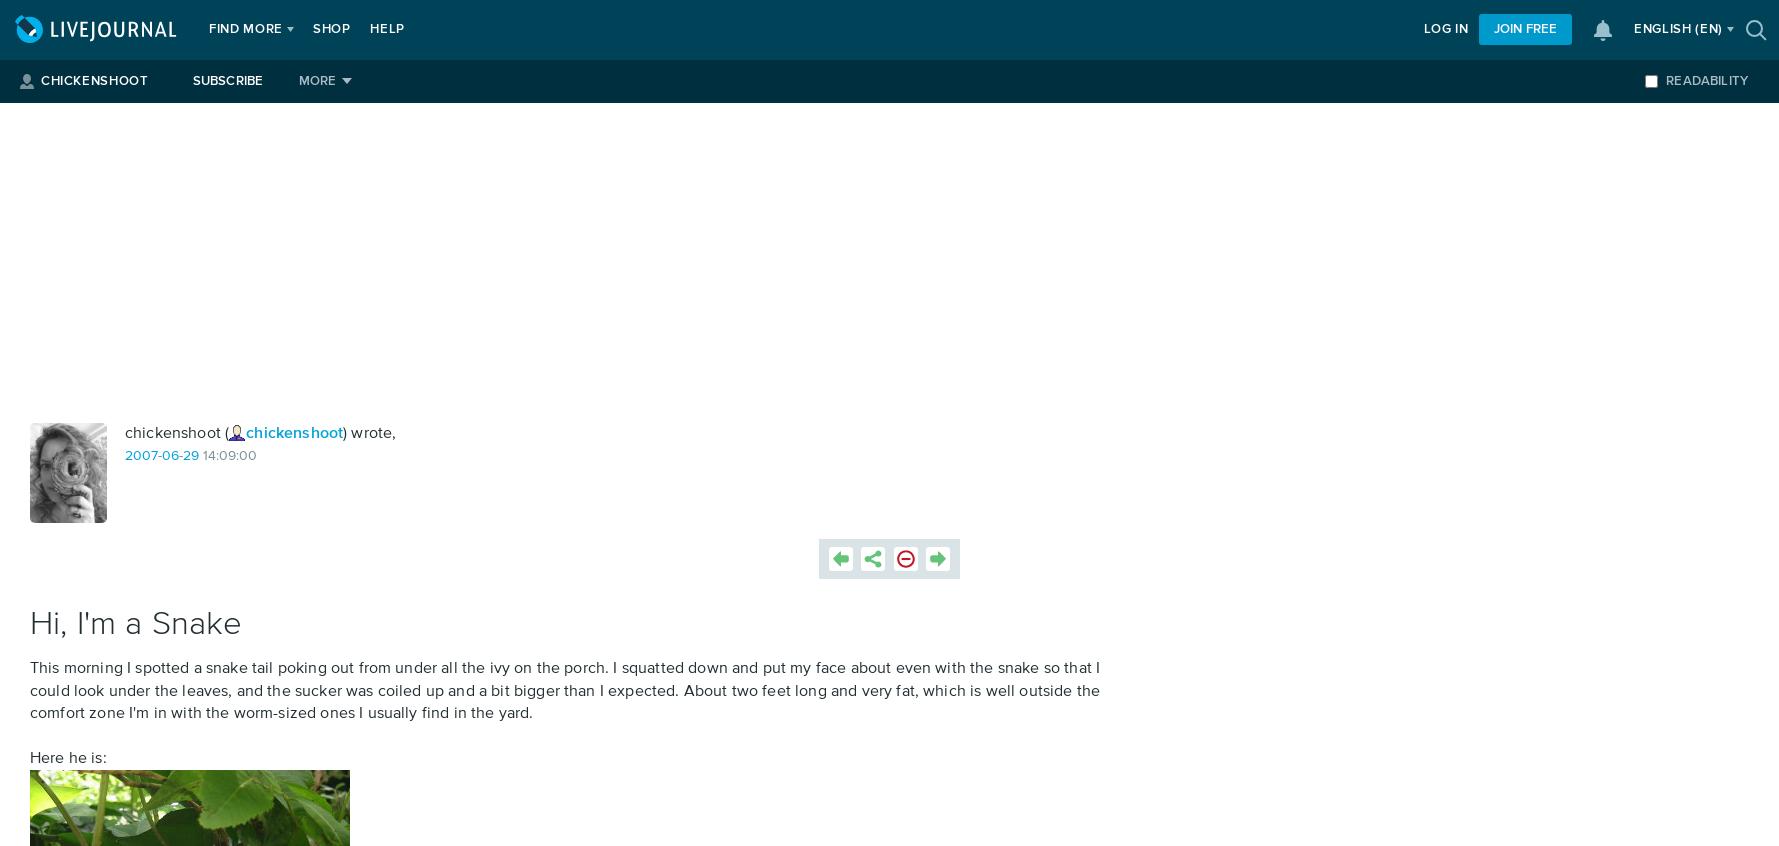 The image size is (1779, 846). What do you see at coordinates (124, 432) in the screenshot?
I see `'chickenshoot ('` at bounding box center [124, 432].